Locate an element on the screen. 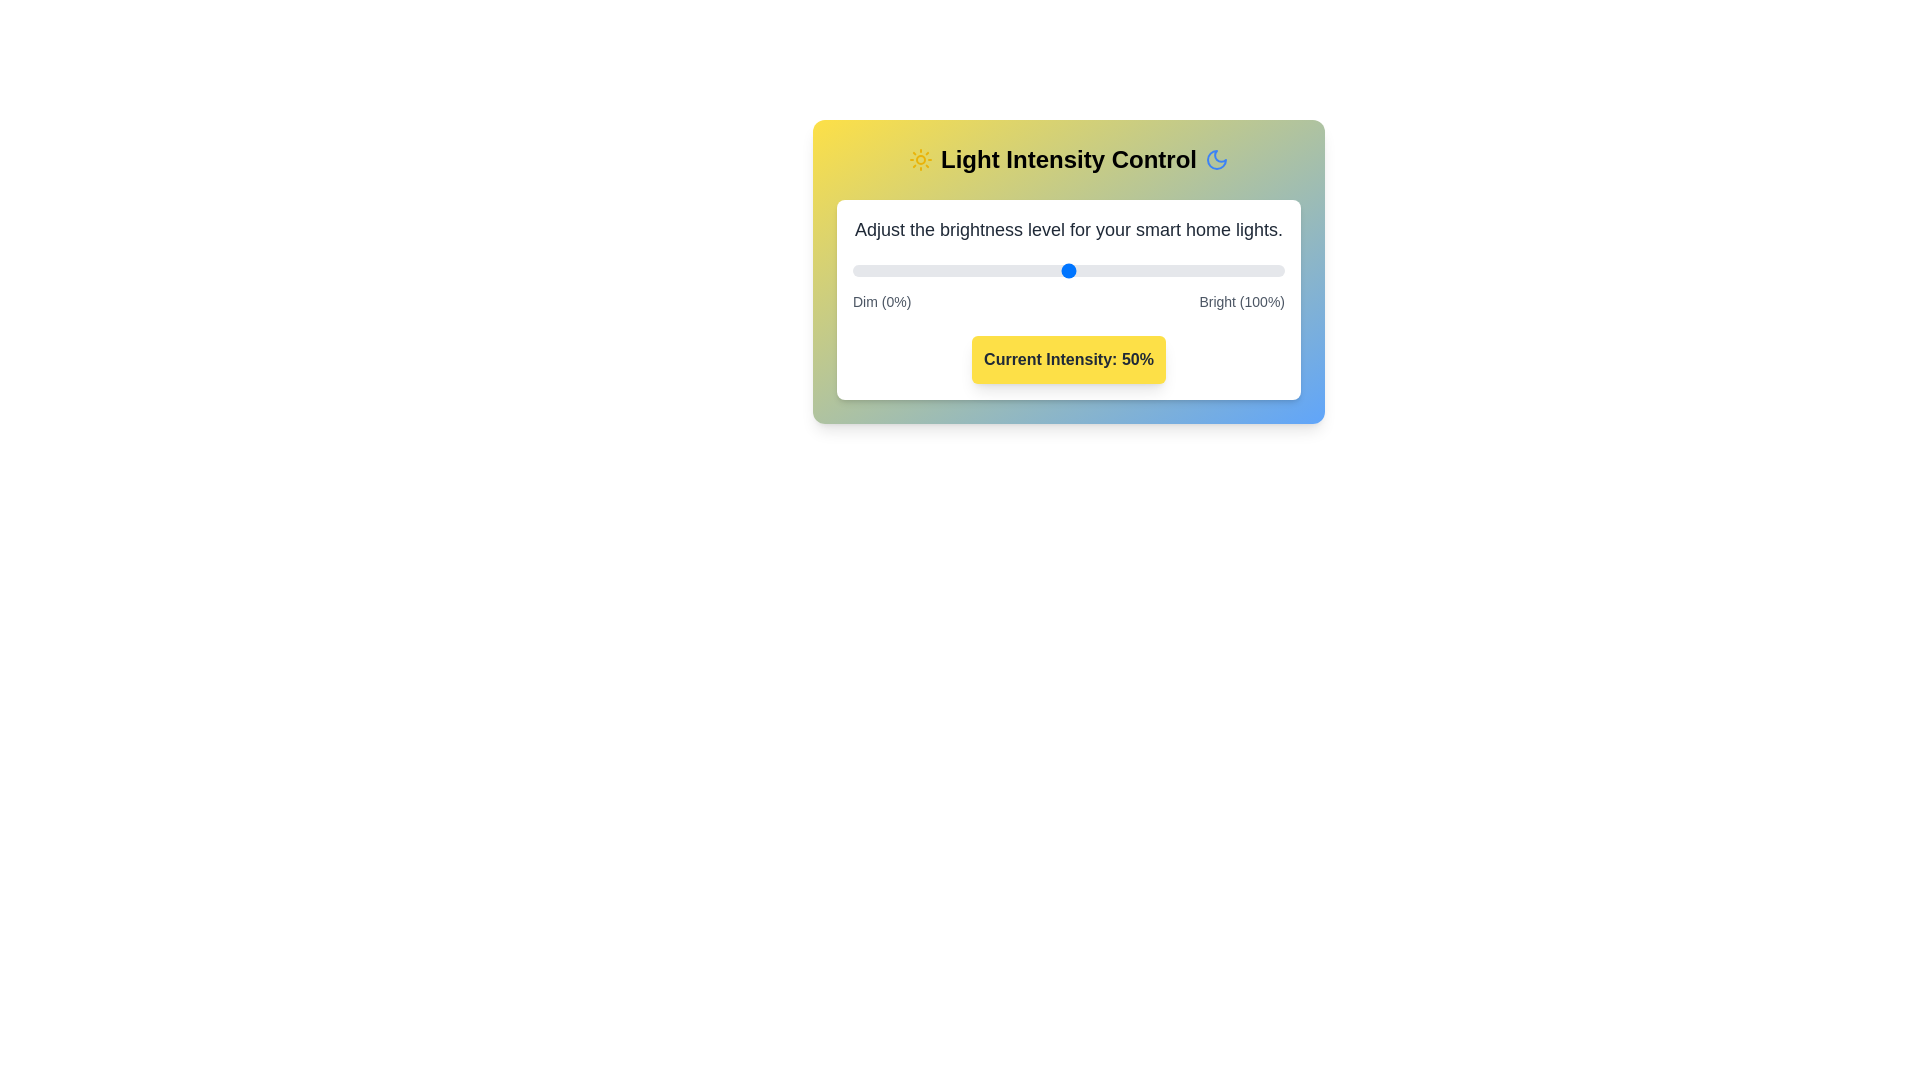  the light intensity to 70% by moving the slider is located at coordinates (1155, 270).